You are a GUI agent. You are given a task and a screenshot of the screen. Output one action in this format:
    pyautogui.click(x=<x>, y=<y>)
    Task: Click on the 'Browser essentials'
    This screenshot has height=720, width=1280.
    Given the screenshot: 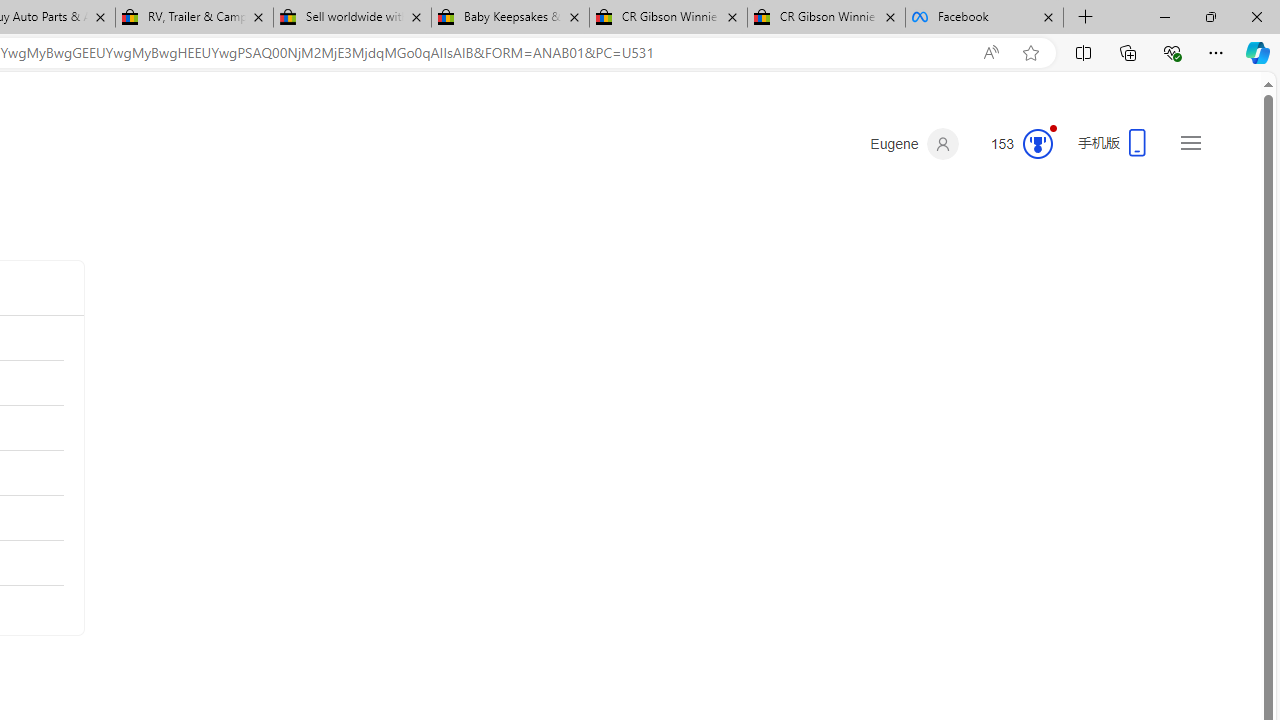 What is the action you would take?
    pyautogui.click(x=1171, y=51)
    